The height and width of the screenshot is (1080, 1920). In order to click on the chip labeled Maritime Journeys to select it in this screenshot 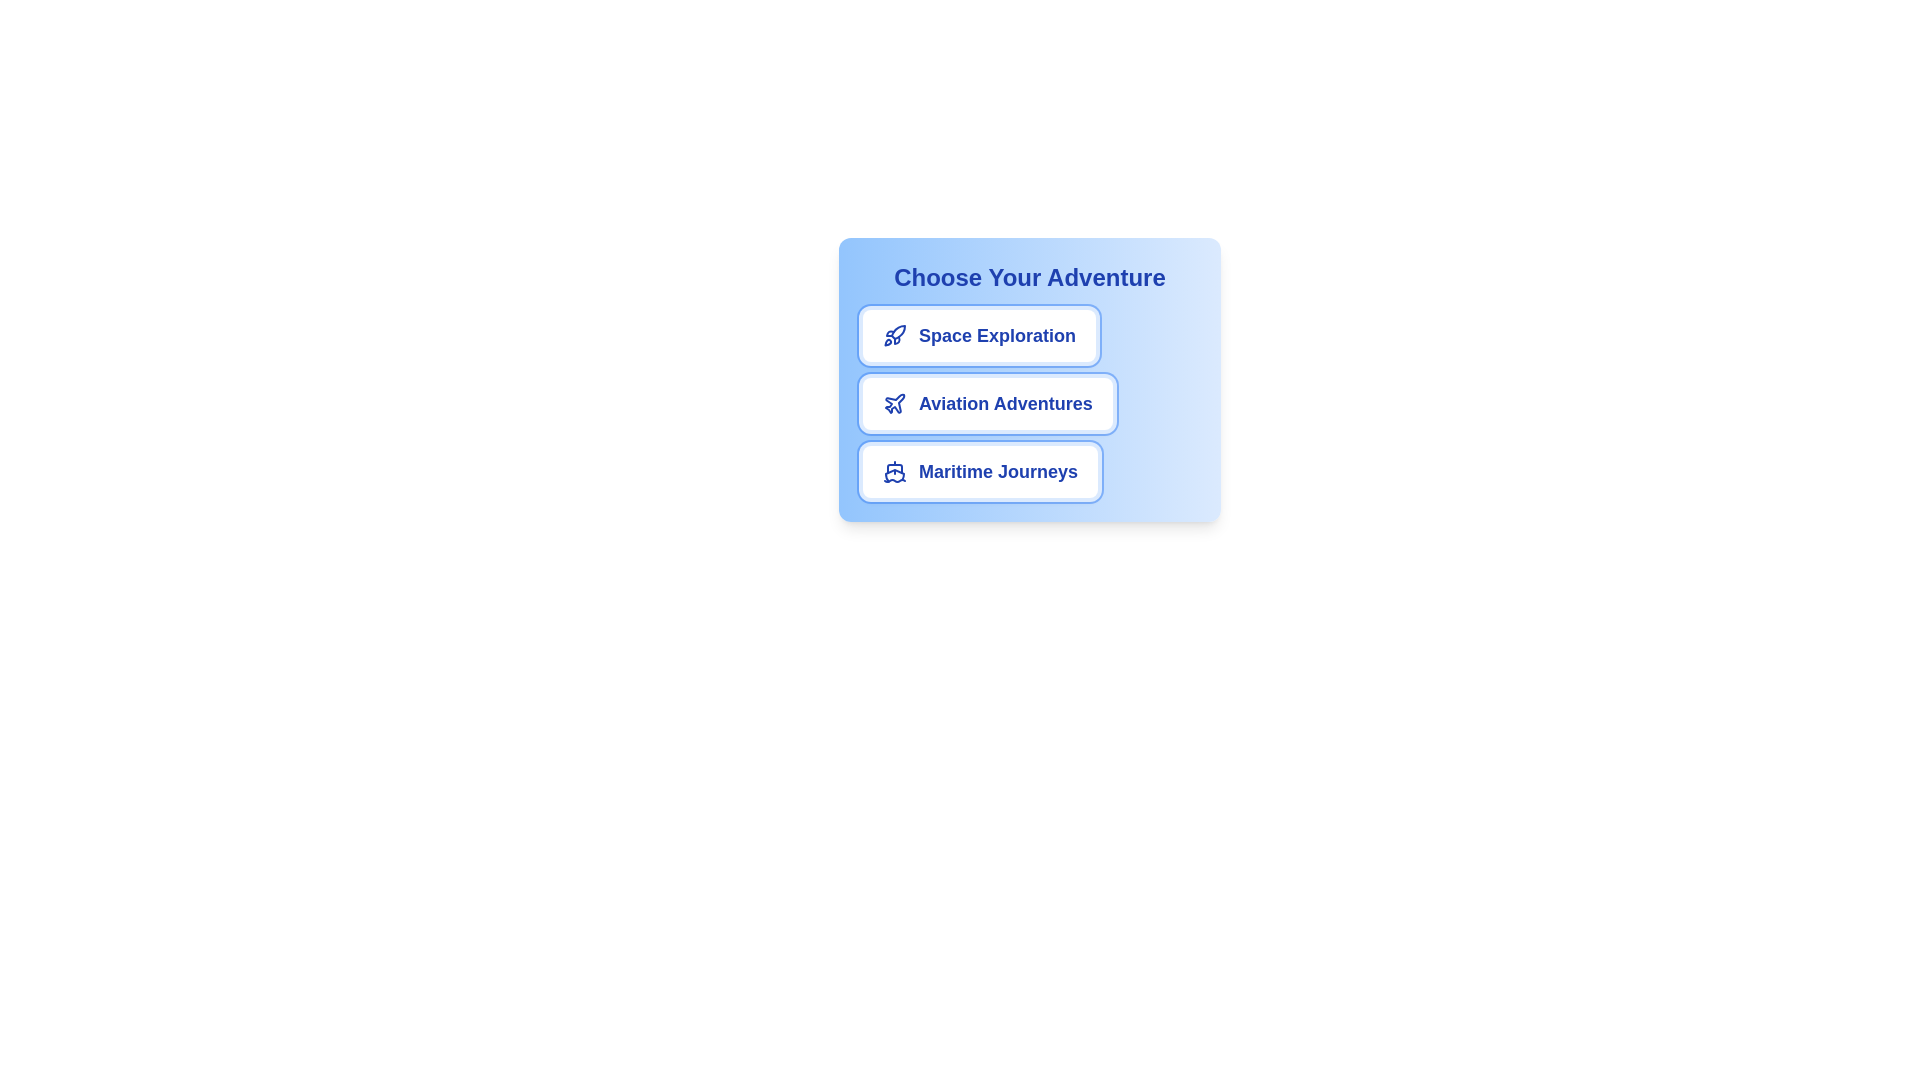, I will do `click(980, 471)`.